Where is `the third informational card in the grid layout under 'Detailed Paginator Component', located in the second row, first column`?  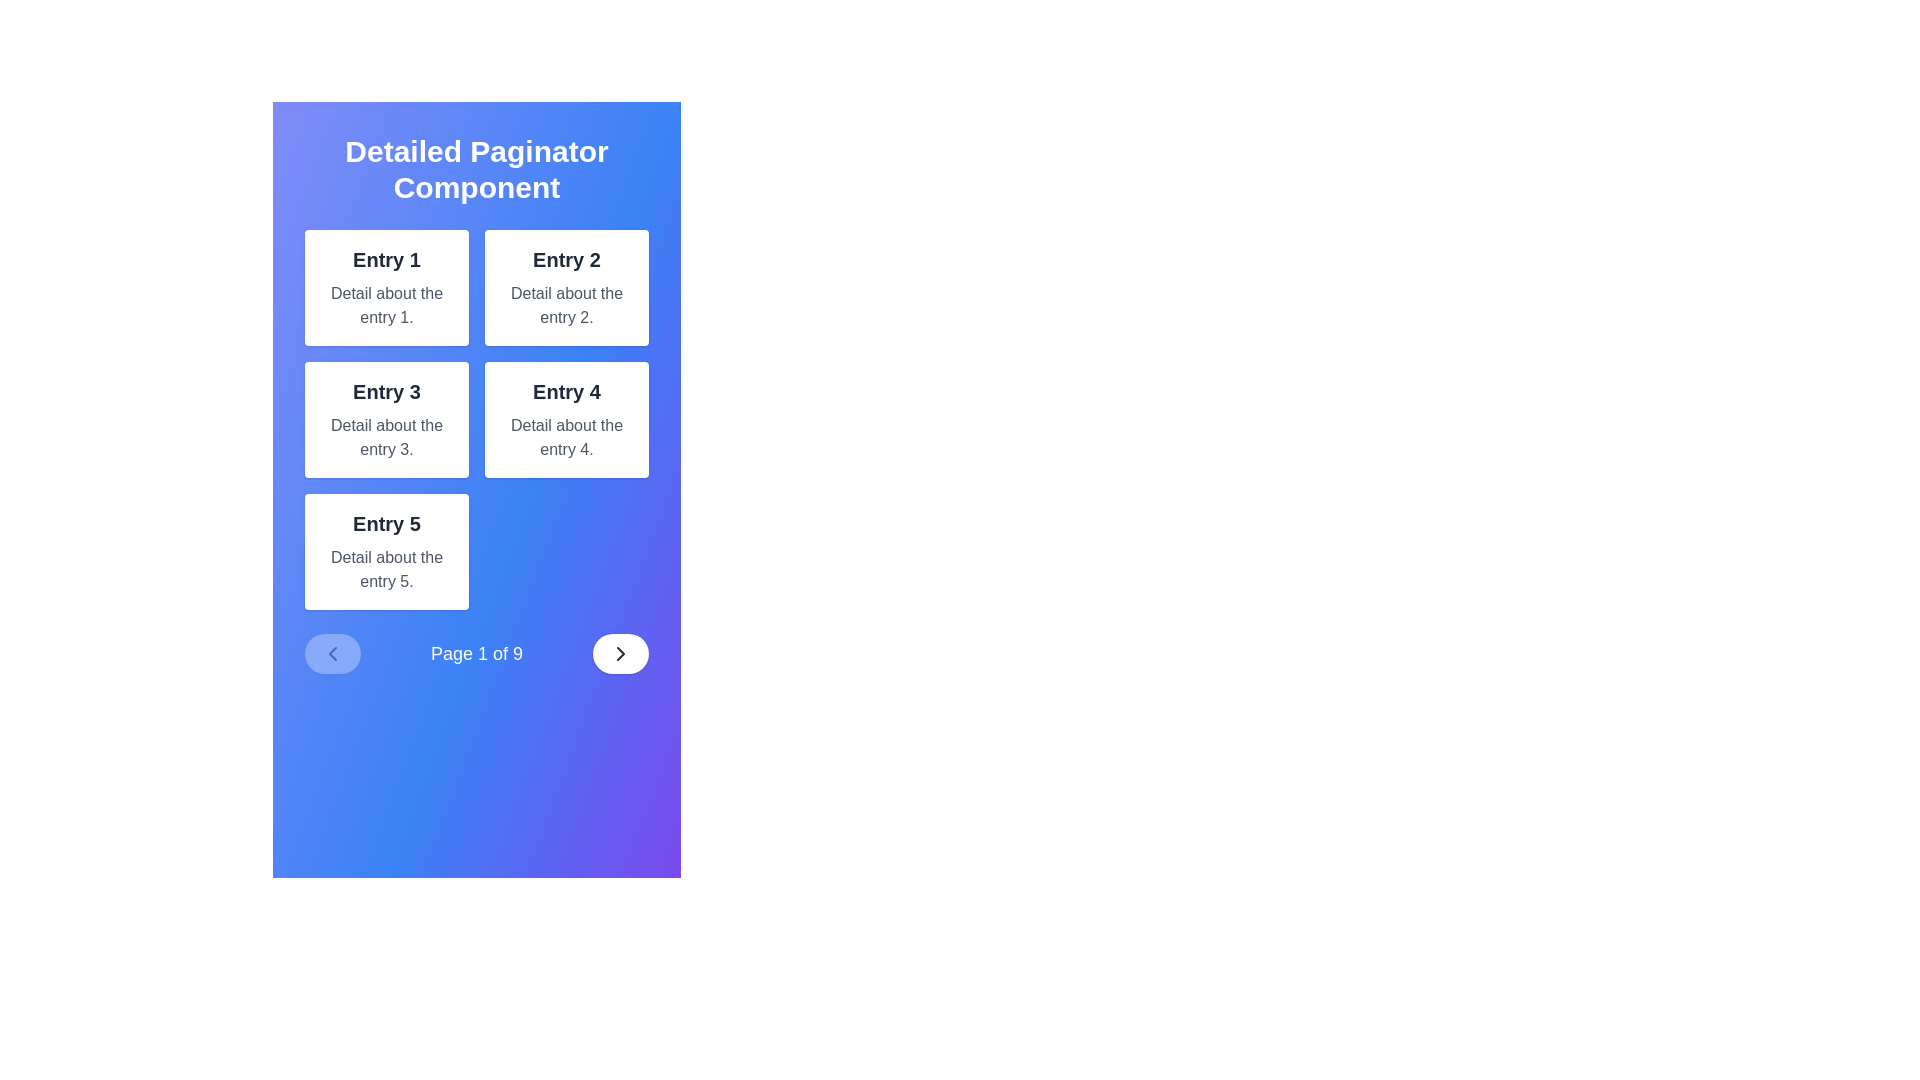
the third informational card in the grid layout under 'Detailed Paginator Component', located in the second row, first column is located at coordinates (387, 419).